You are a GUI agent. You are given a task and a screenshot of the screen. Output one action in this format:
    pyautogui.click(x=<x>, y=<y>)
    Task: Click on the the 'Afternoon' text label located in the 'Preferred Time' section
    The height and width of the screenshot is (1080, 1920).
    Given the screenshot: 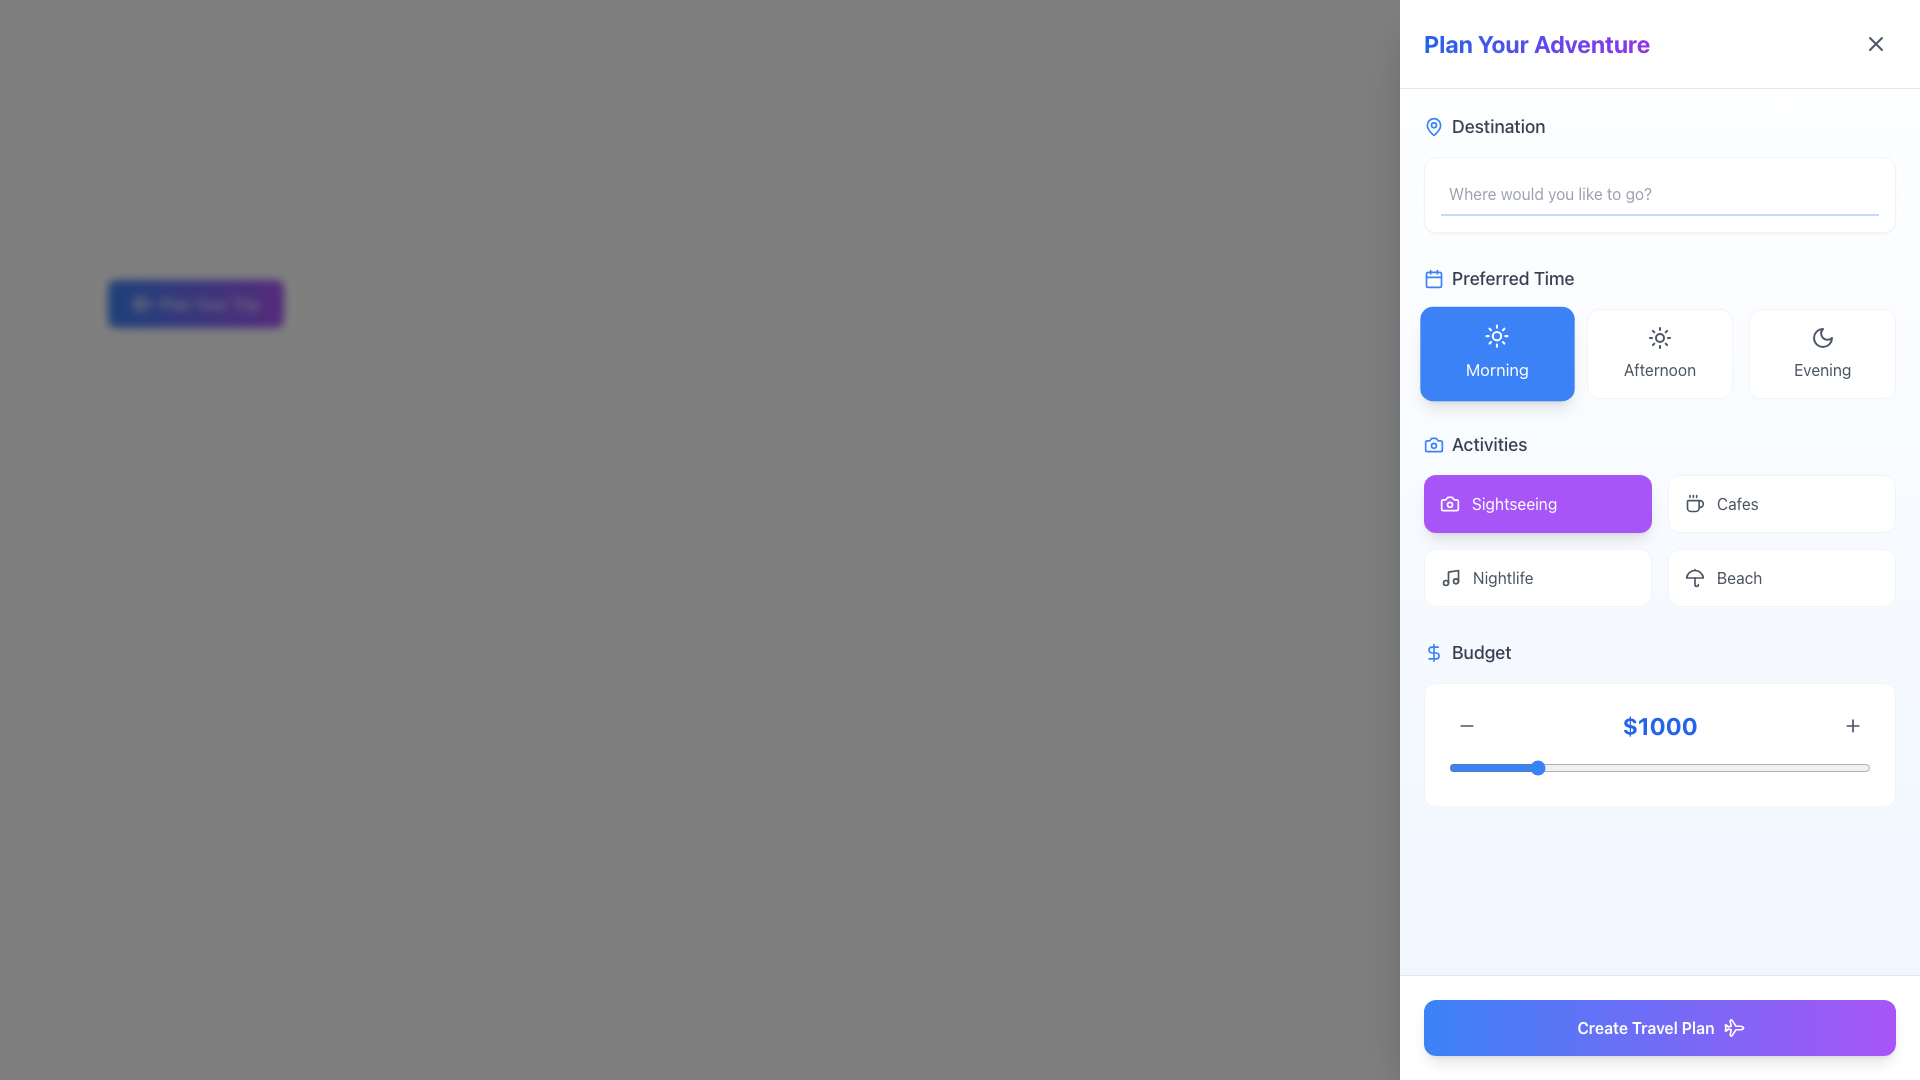 What is the action you would take?
    pyautogui.click(x=1660, y=370)
    